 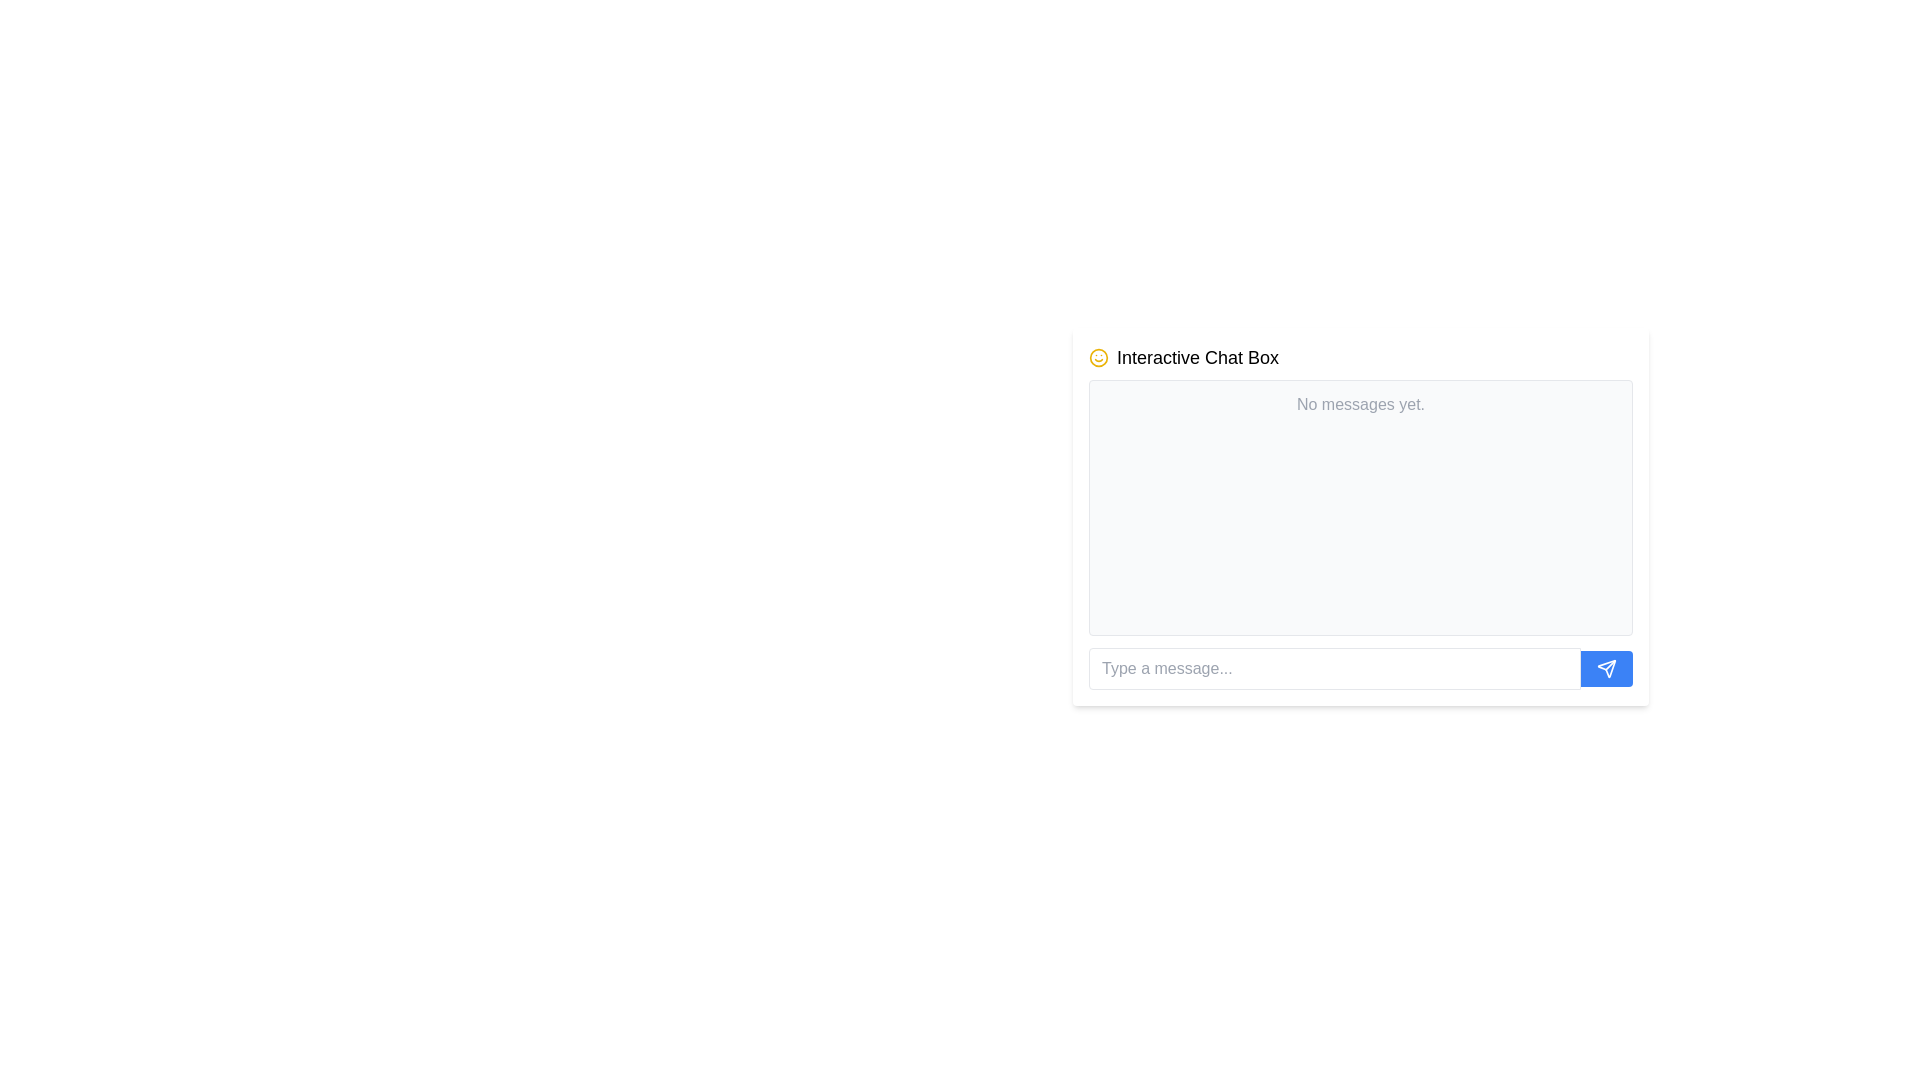 I want to click on the paper airplane icon located at the bottom-right corner of the Interactive Chat Box interface, which symbolizes a 'send' action, so click(x=1607, y=668).